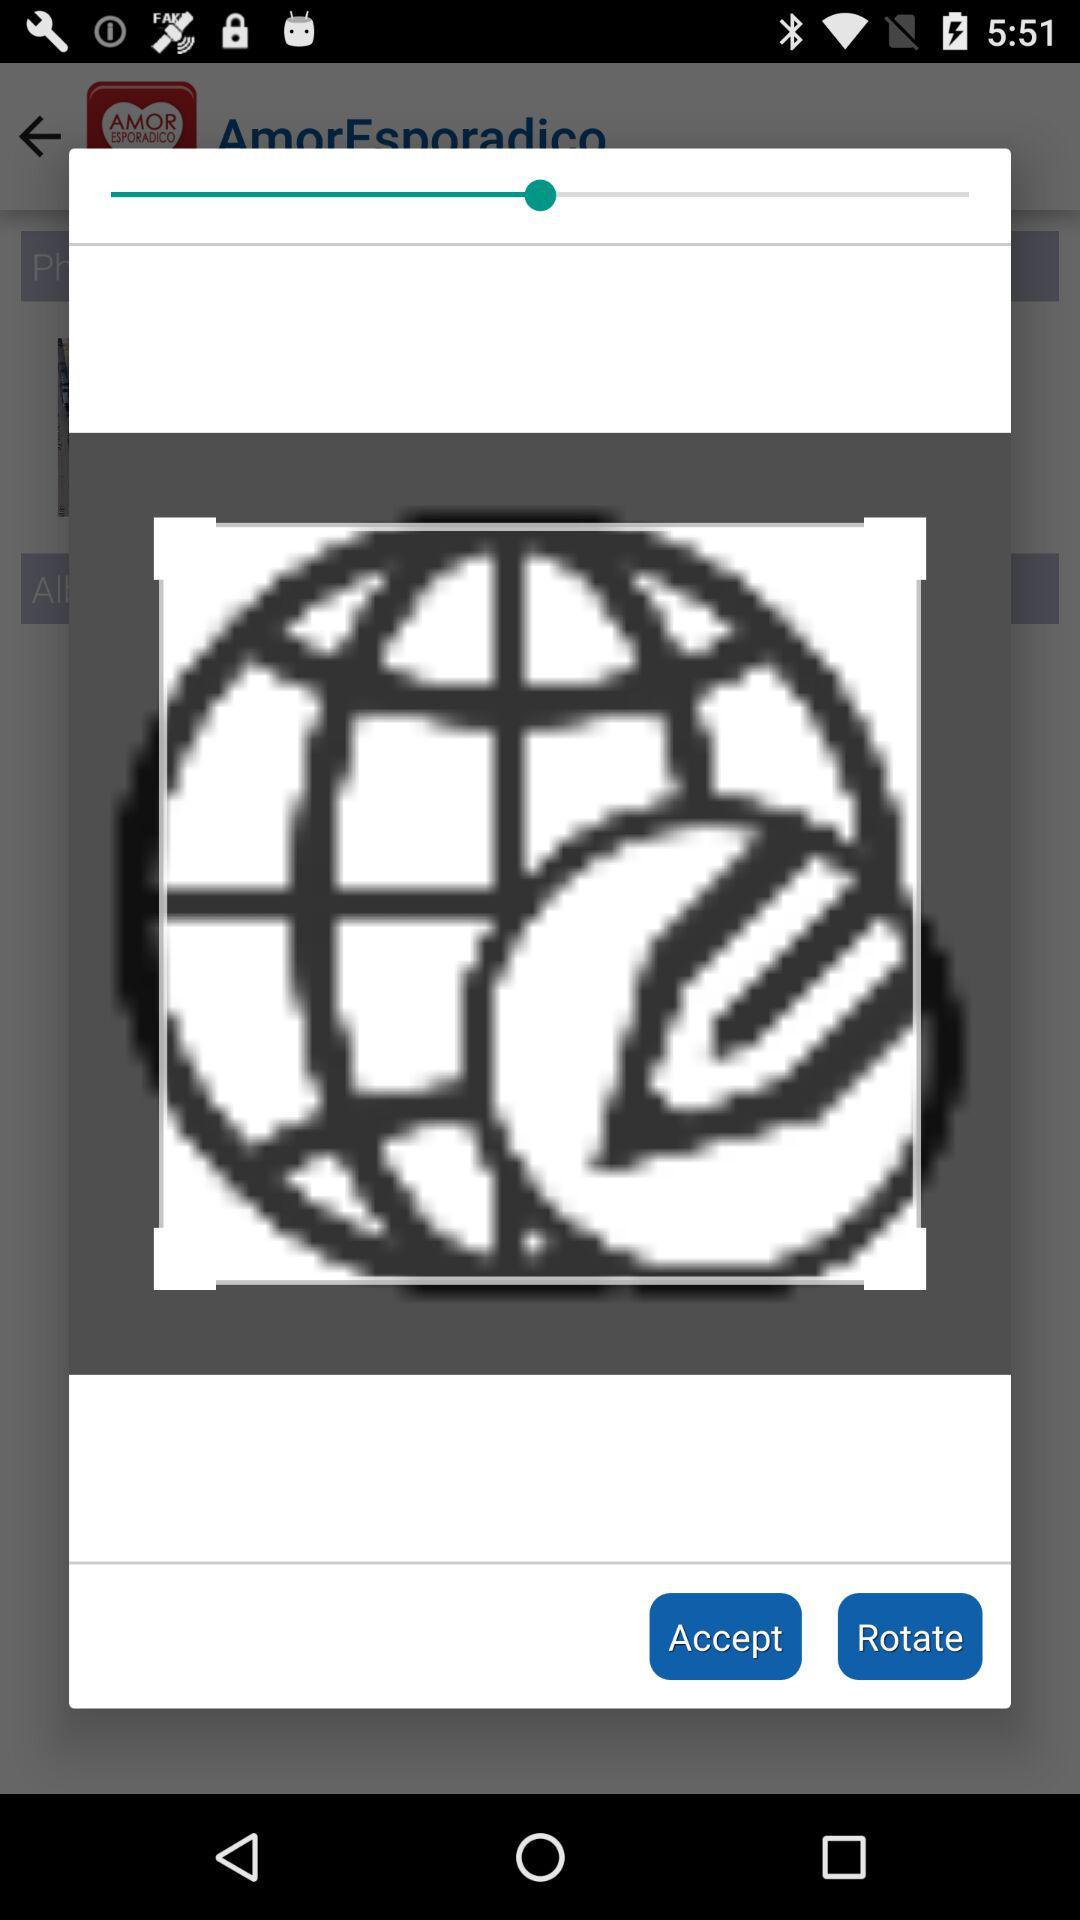 The image size is (1080, 1920). Describe the element at coordinates (910, 1636) in the screenshot. I see `the rotate icon` at that location.